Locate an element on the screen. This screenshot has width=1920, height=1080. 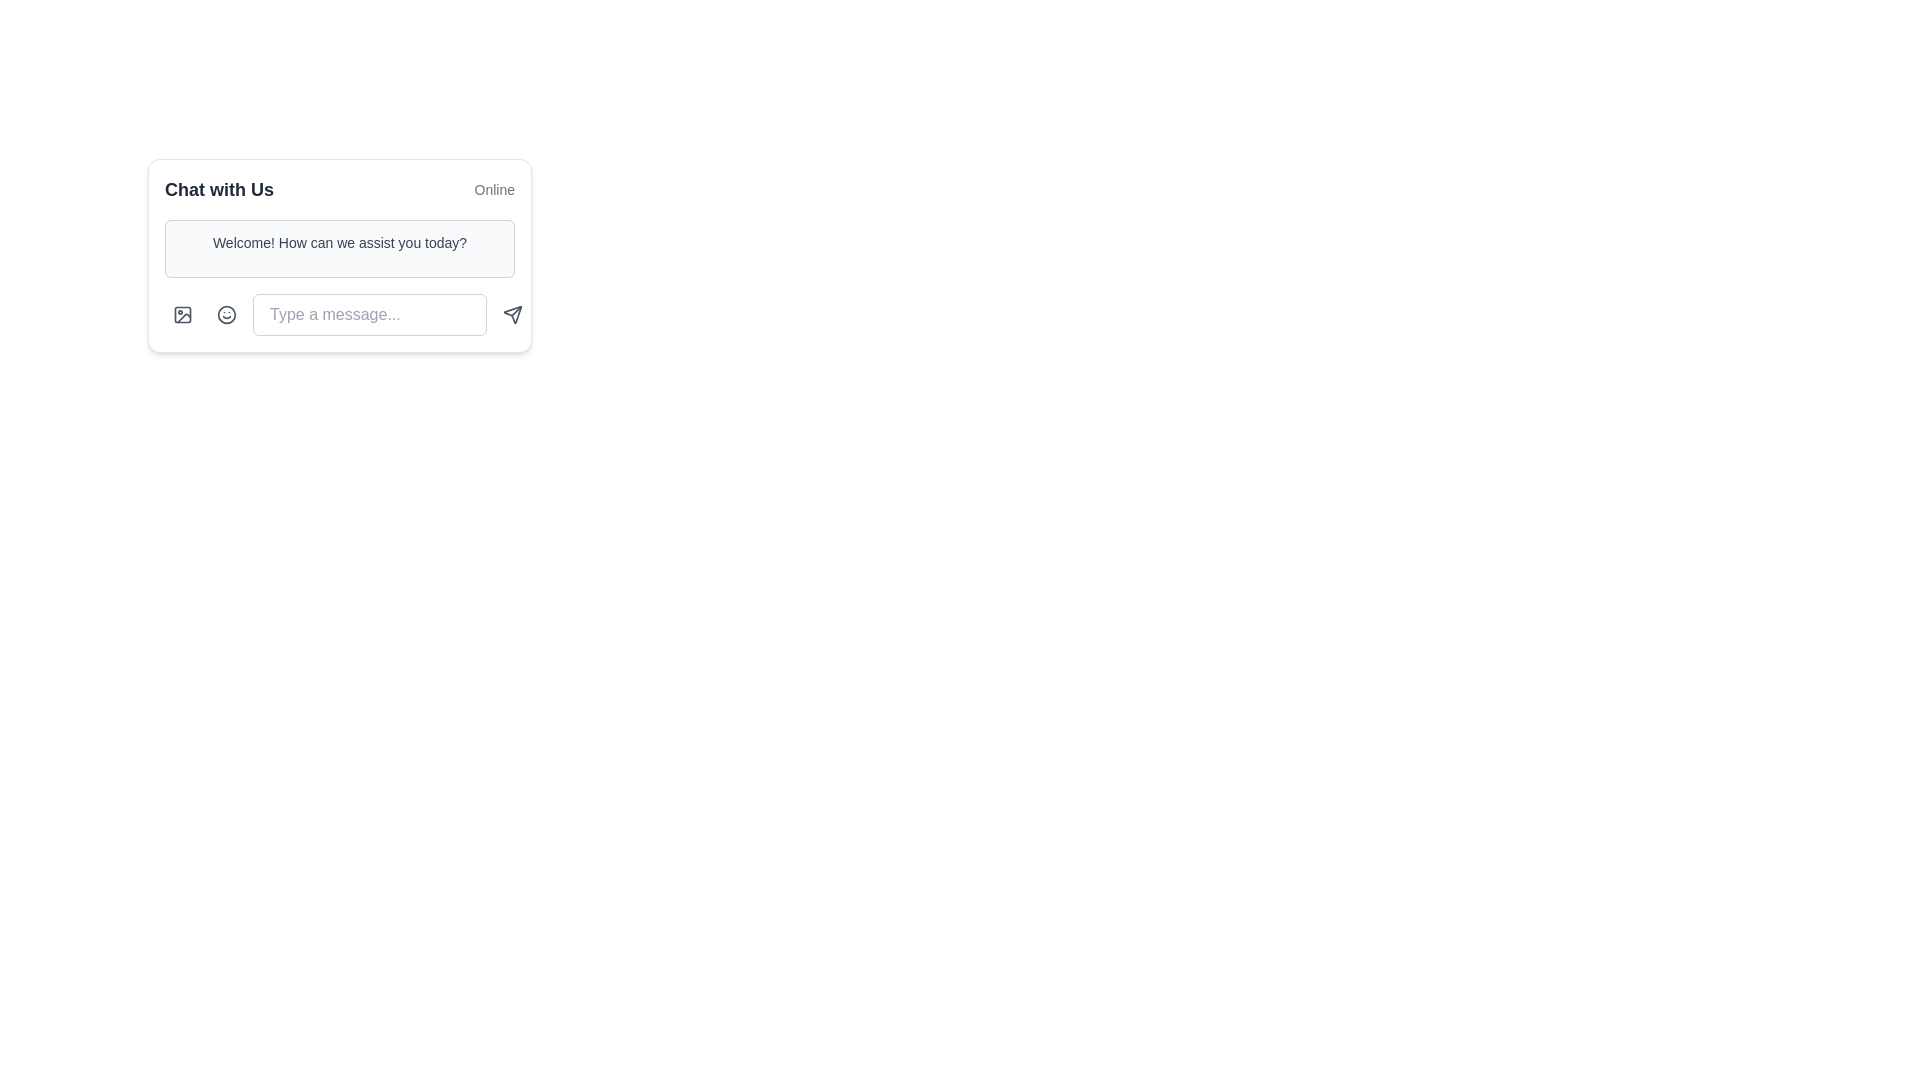
the file onto the upload button located is located at coordinates (182, 315).